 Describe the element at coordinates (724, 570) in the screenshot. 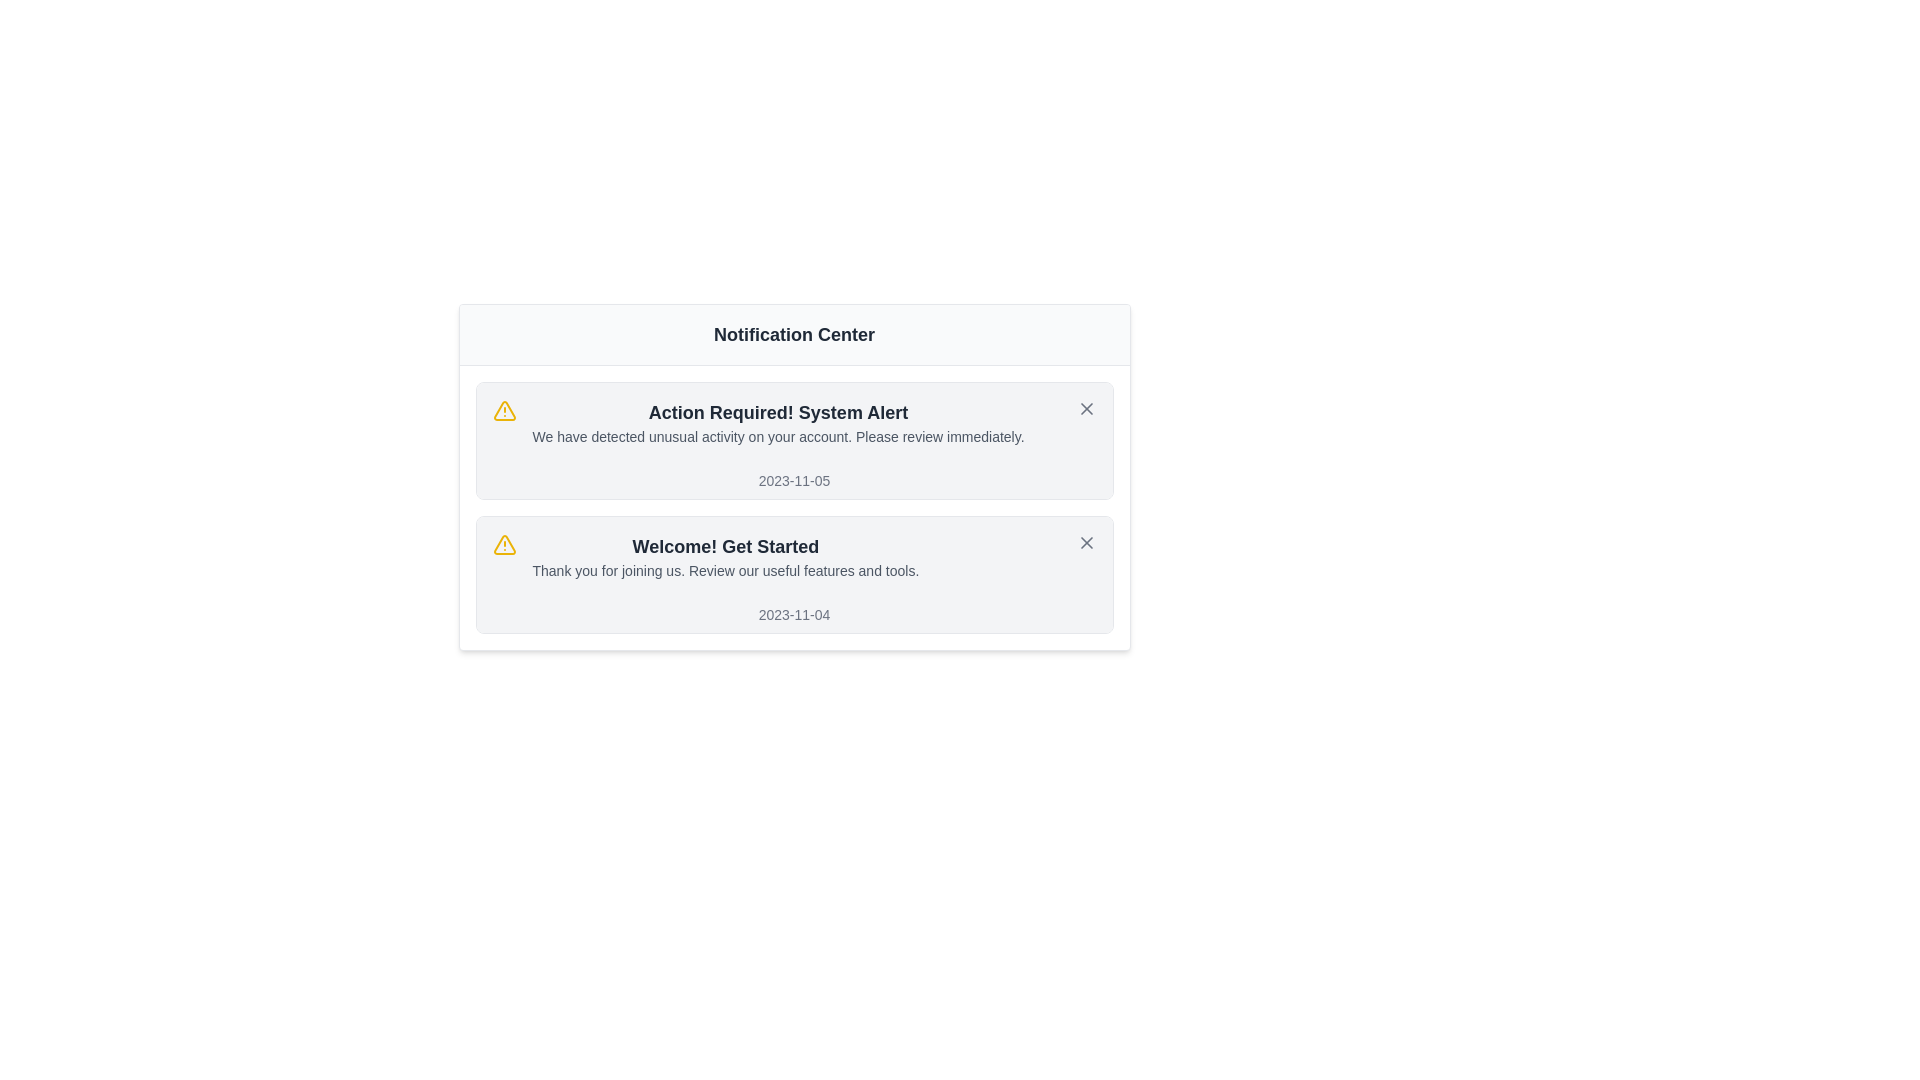

I see `the text element that reads 'Thank you for joining us. Review our useful features and tools.' which is styled in gray and positioned below the title 'Welcome! Get Started' in the second notification box` at that location.